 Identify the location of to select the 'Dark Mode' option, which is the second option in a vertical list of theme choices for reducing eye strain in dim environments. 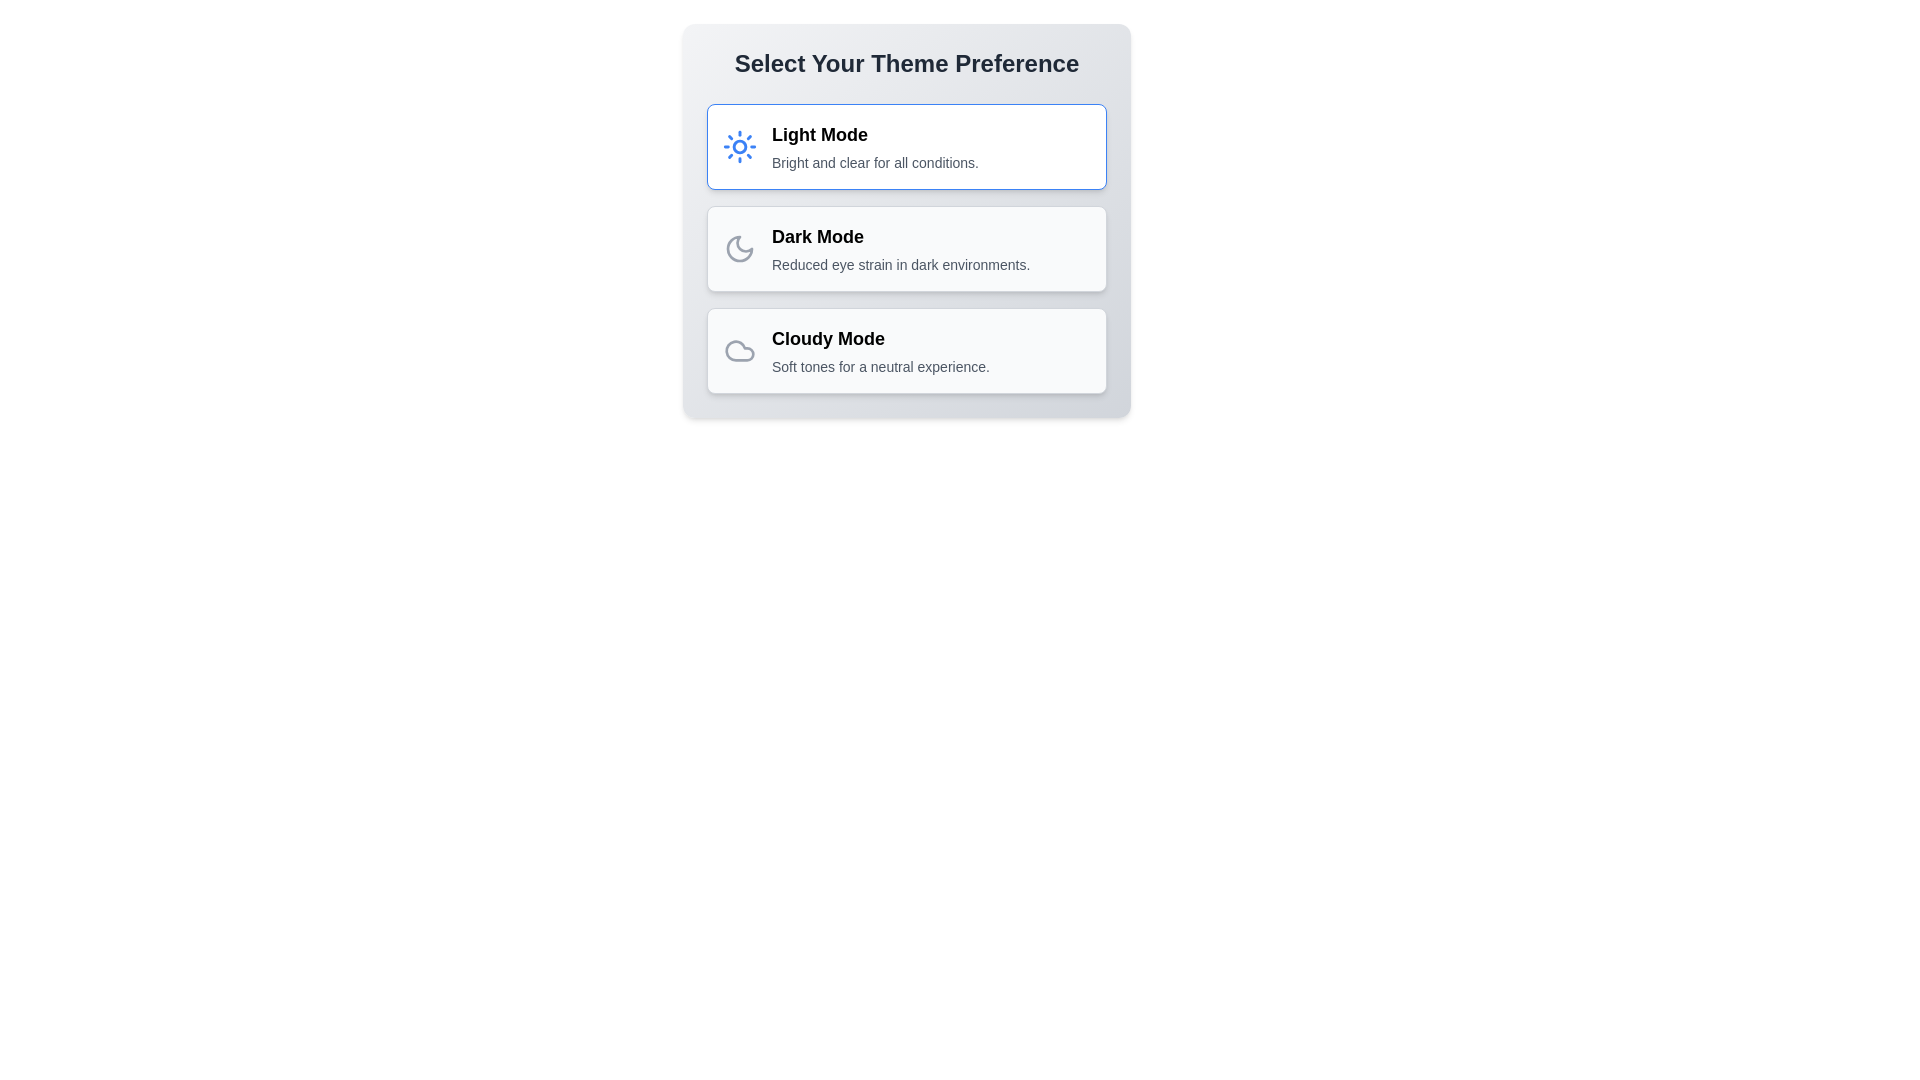
(906, 220).